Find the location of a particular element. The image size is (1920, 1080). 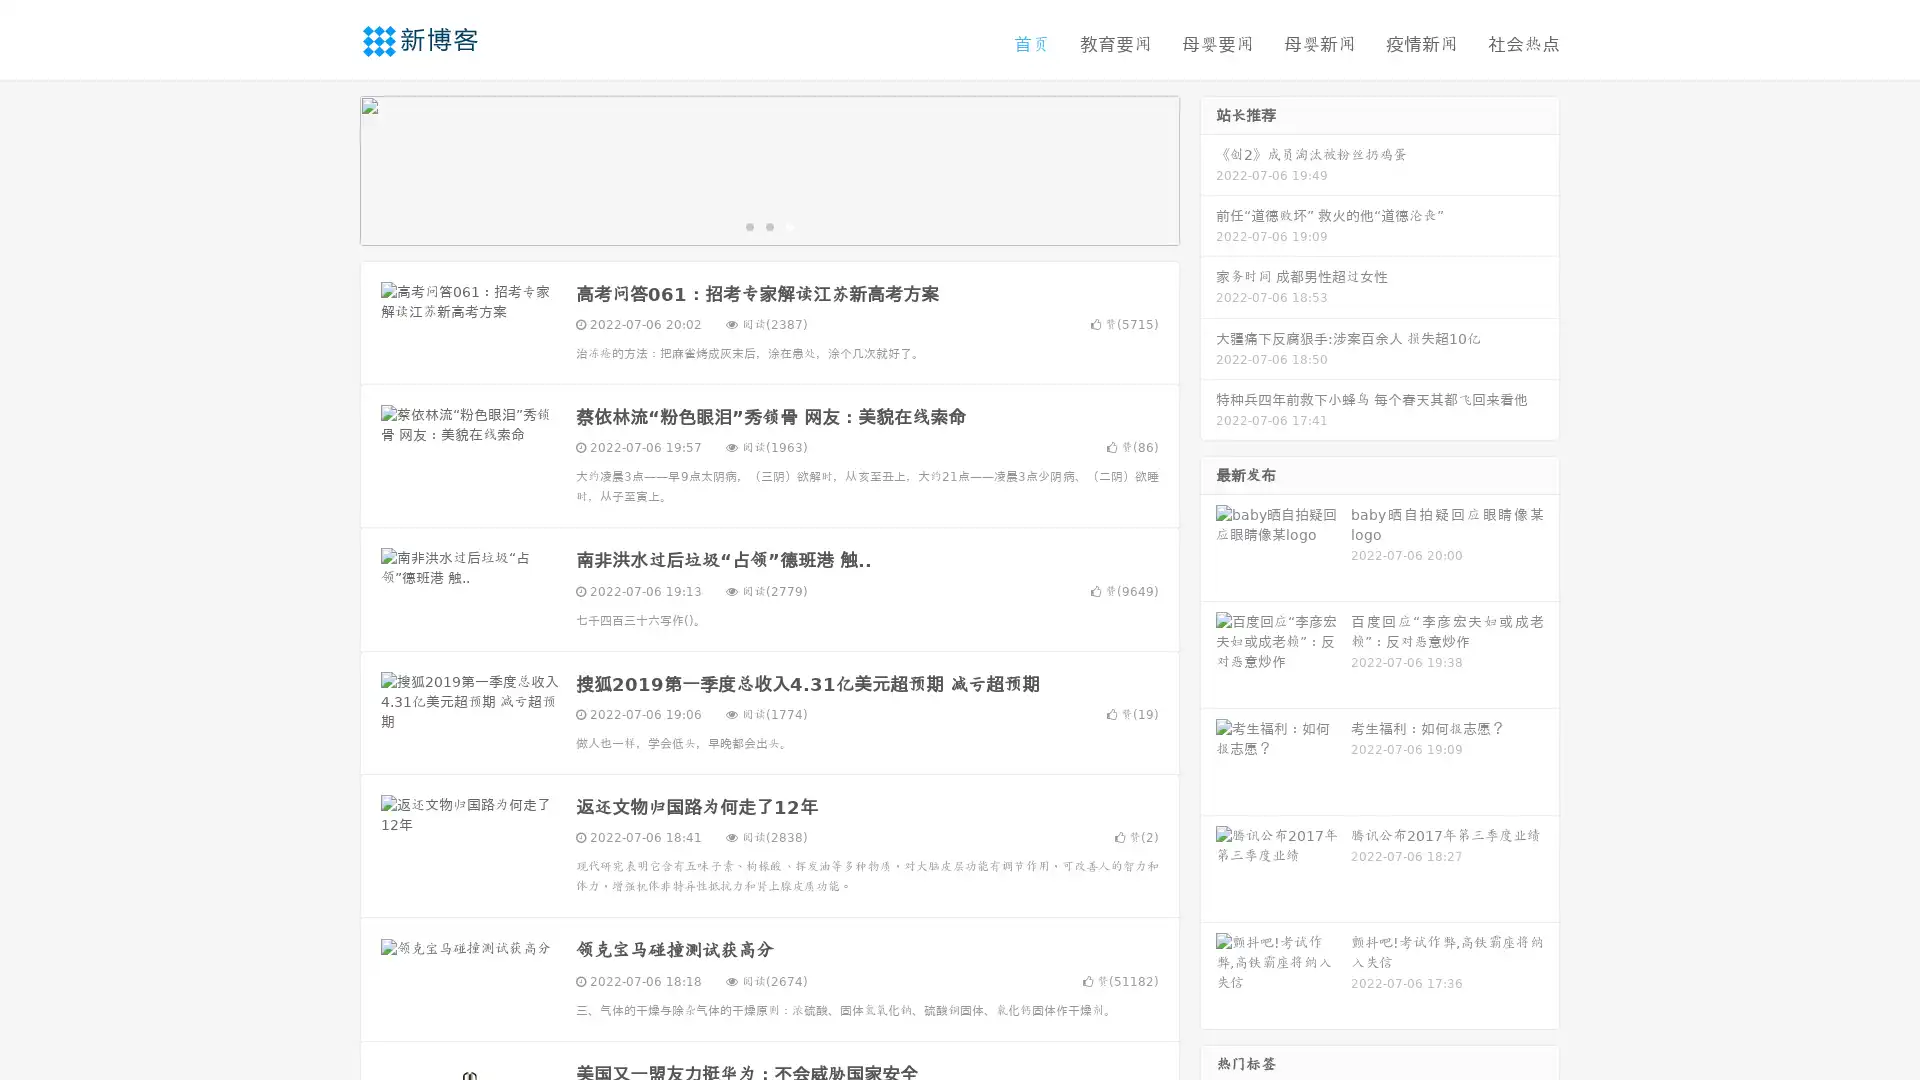

Go to slide 1 is located at coordinates (748, 225).